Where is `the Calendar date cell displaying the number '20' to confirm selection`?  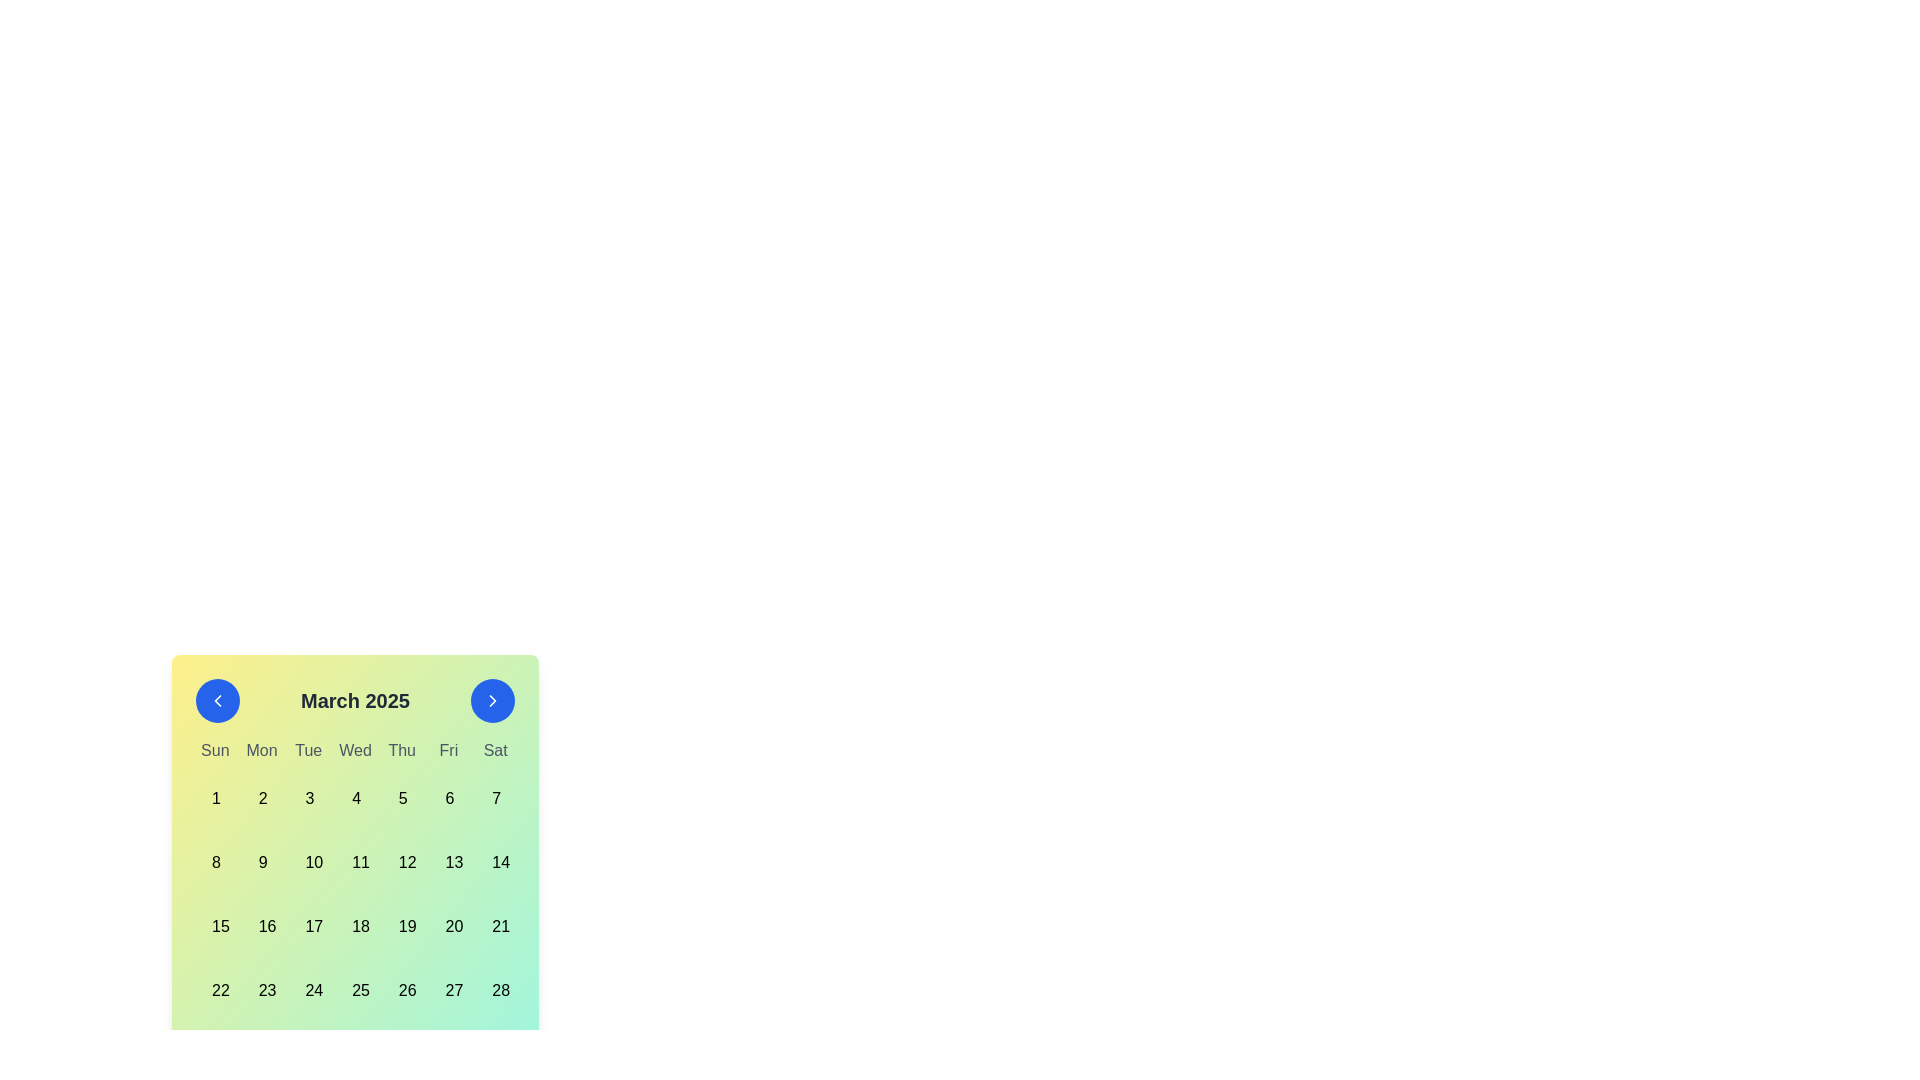 the Calendar date cell displaying the number '20' to confirm selection is located at coordinates (447, 926).